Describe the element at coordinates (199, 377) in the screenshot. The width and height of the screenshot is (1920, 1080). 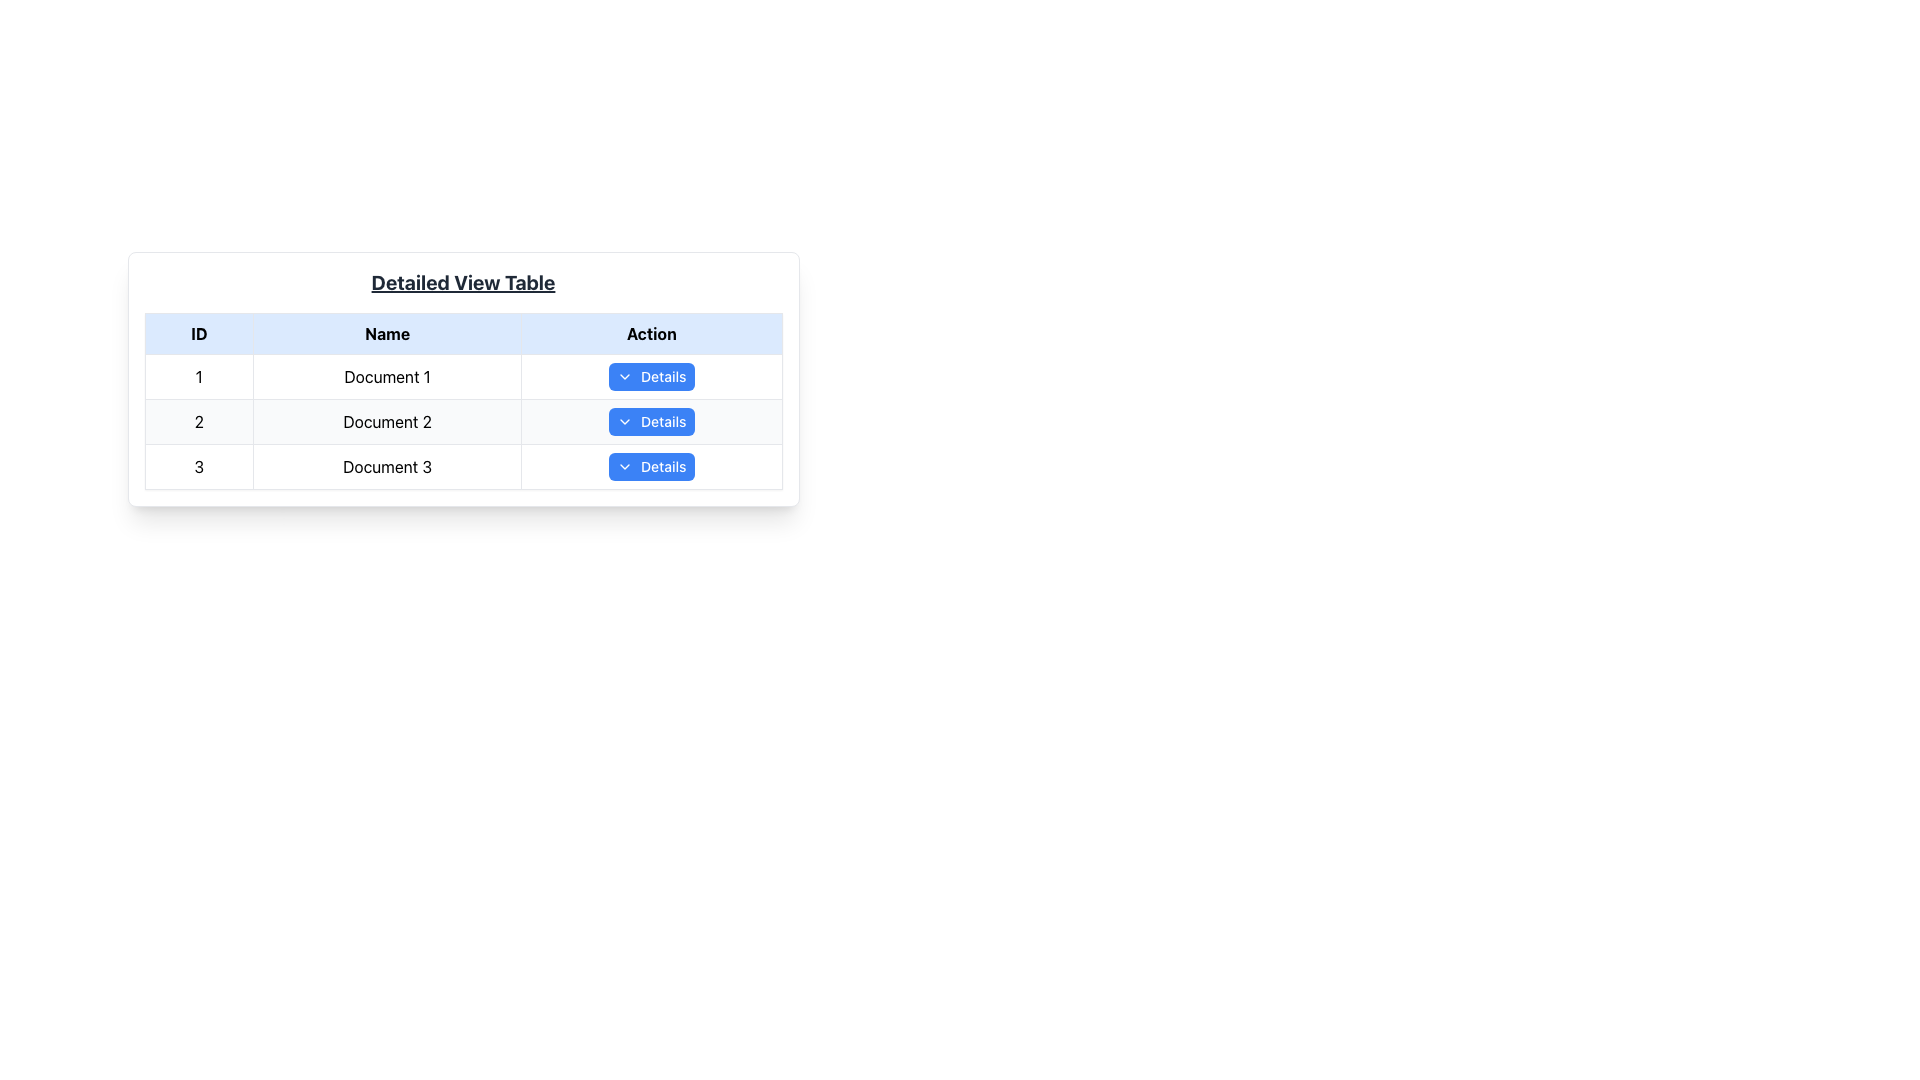
I see `the Table Cell Text displaying the unique identifier for the first row in the 'Detailed View Table'` at that location.